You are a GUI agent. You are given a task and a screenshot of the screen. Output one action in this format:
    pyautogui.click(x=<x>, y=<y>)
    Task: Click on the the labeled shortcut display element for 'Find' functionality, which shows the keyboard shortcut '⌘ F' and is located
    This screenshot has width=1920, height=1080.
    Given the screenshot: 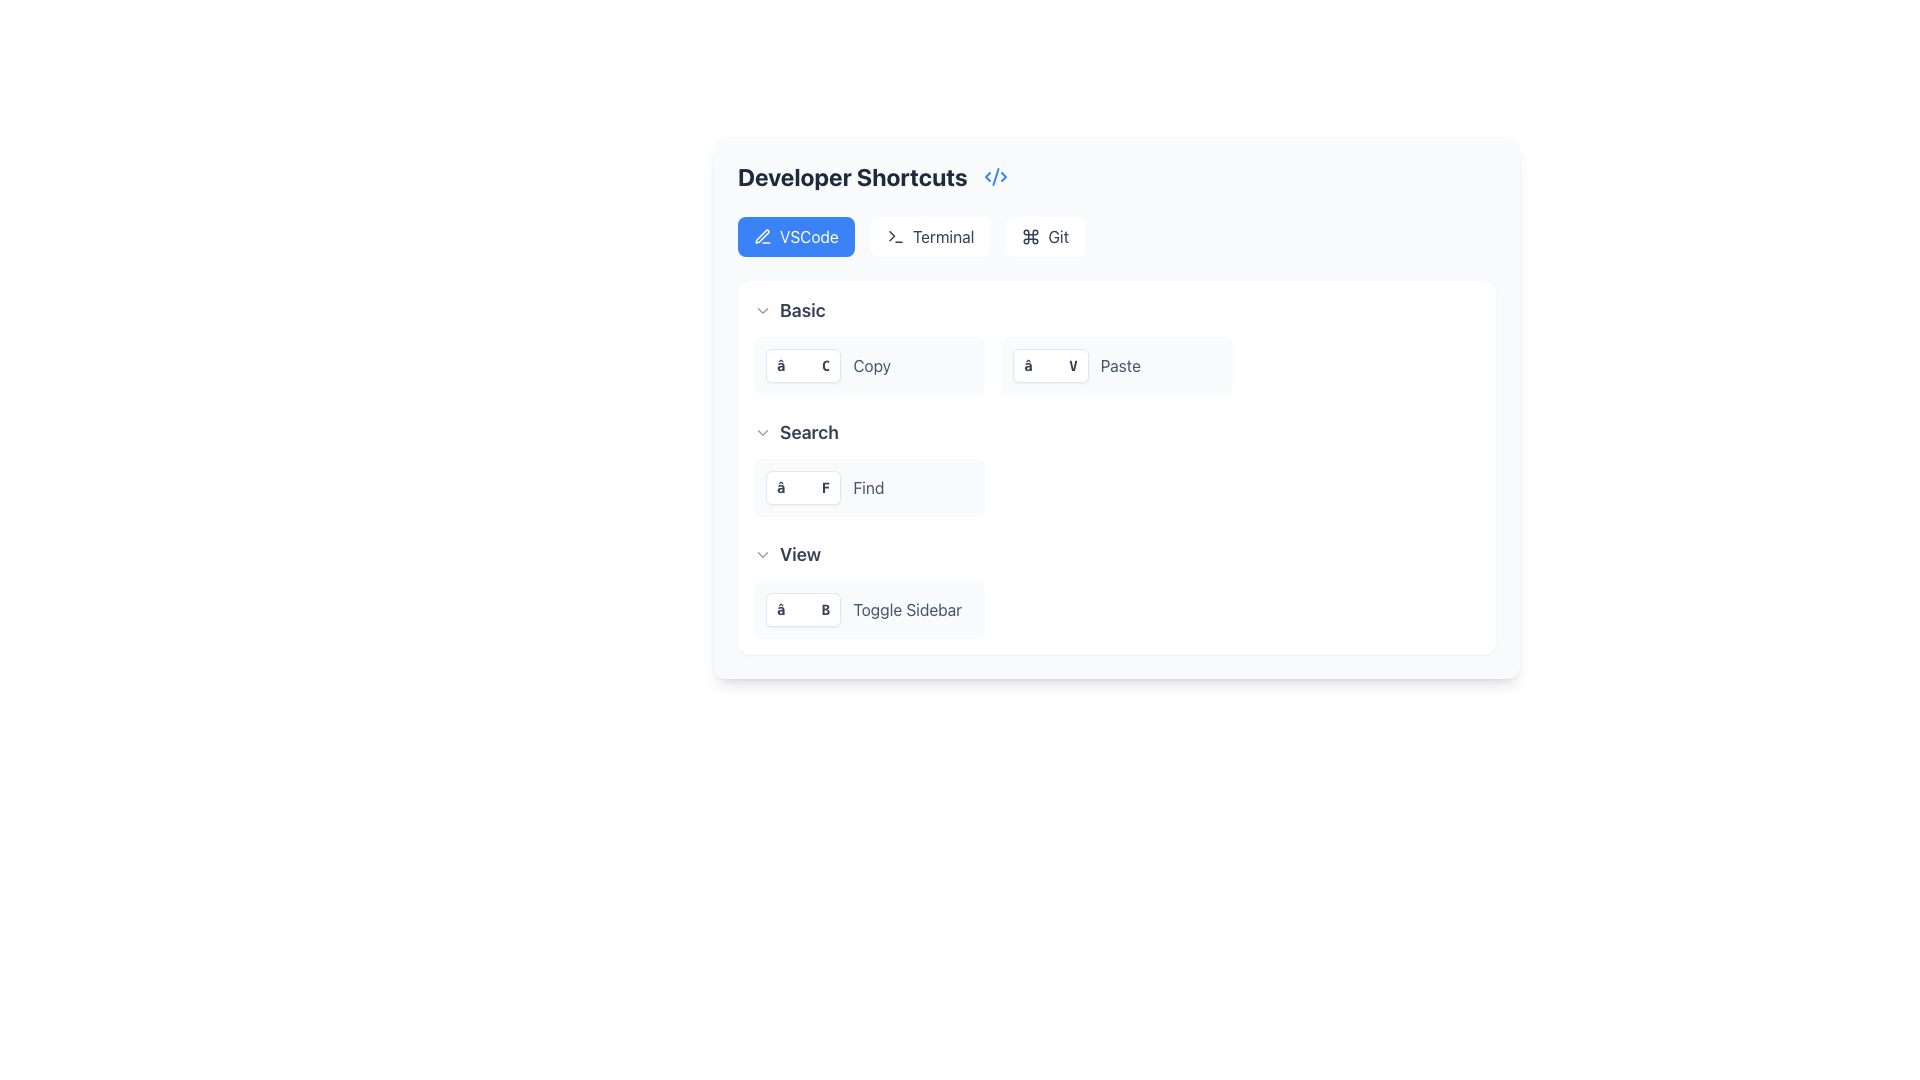 What is the action you would take?
    pyautogui.click(x=869, y=488)
    